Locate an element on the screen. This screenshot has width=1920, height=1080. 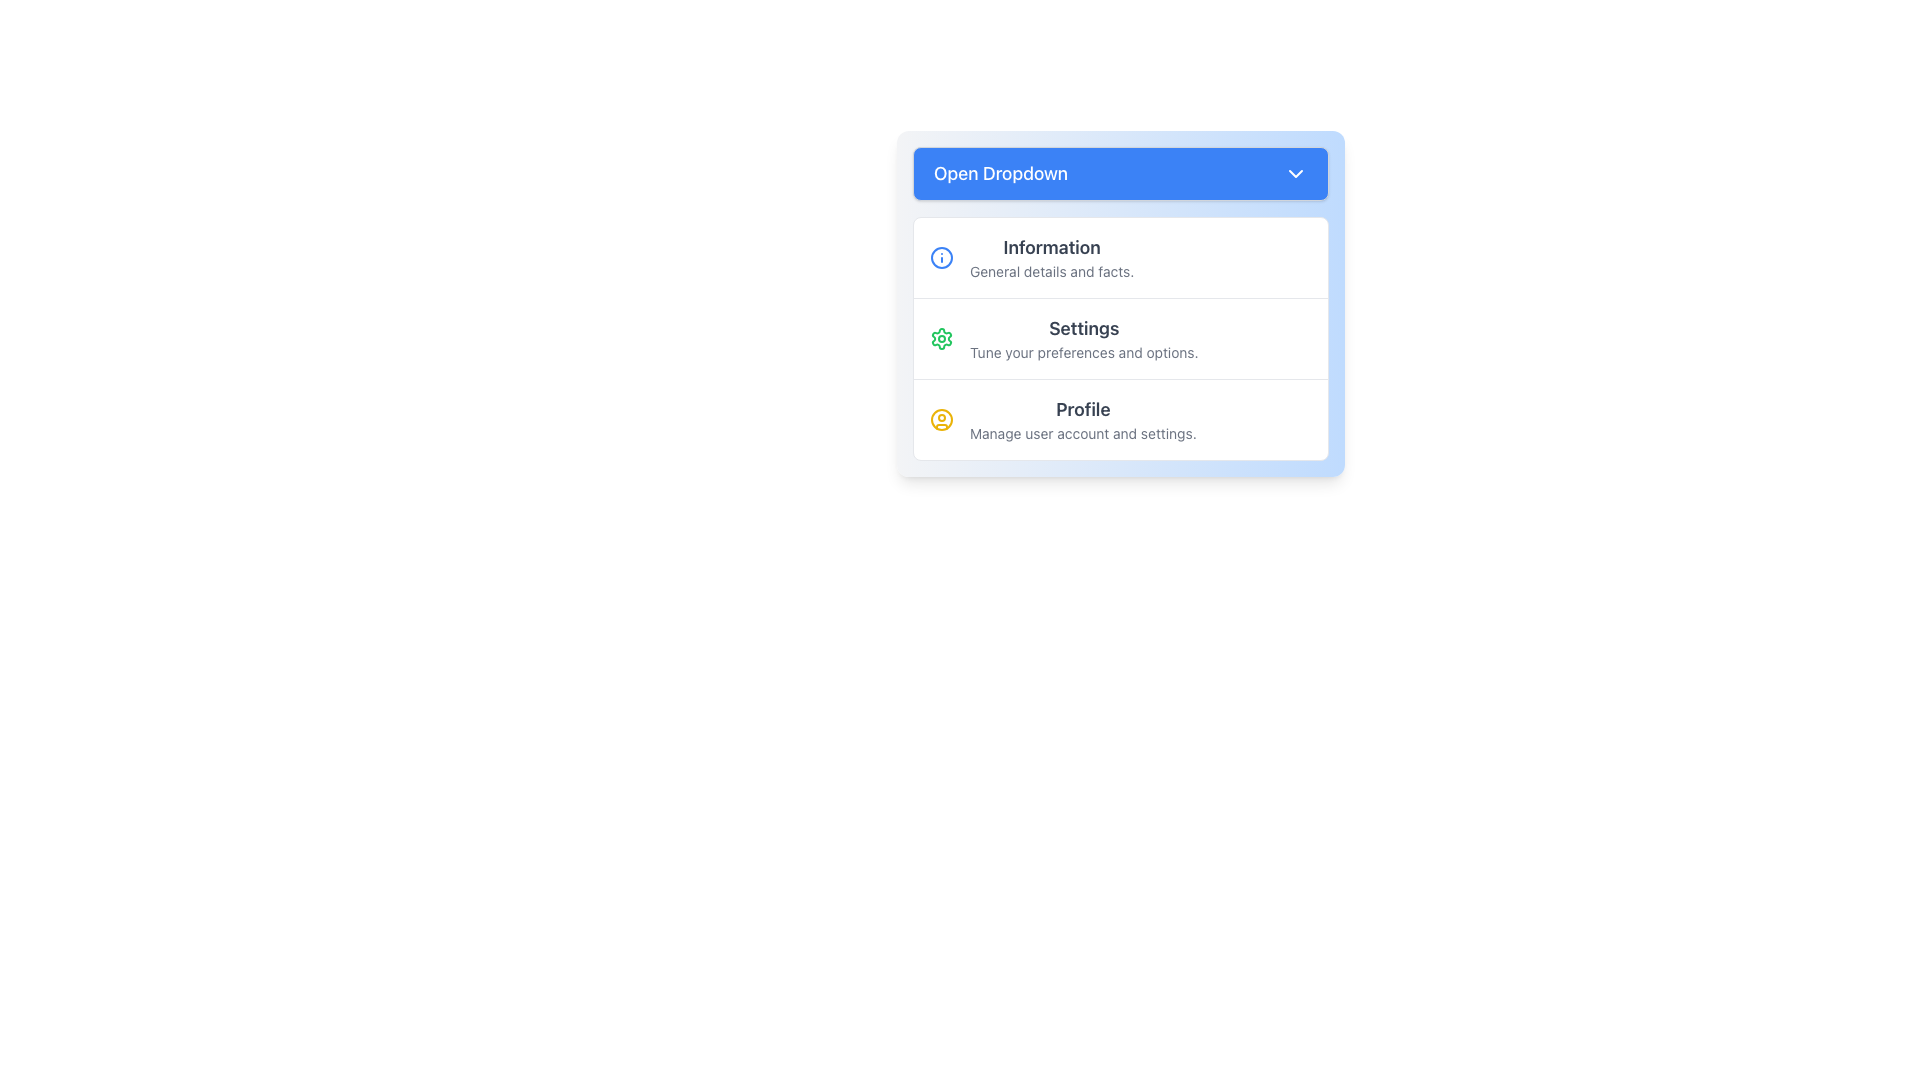
the second item in the dropdown menu list, which is the settings-related option is located at coordinates (1121, 338).